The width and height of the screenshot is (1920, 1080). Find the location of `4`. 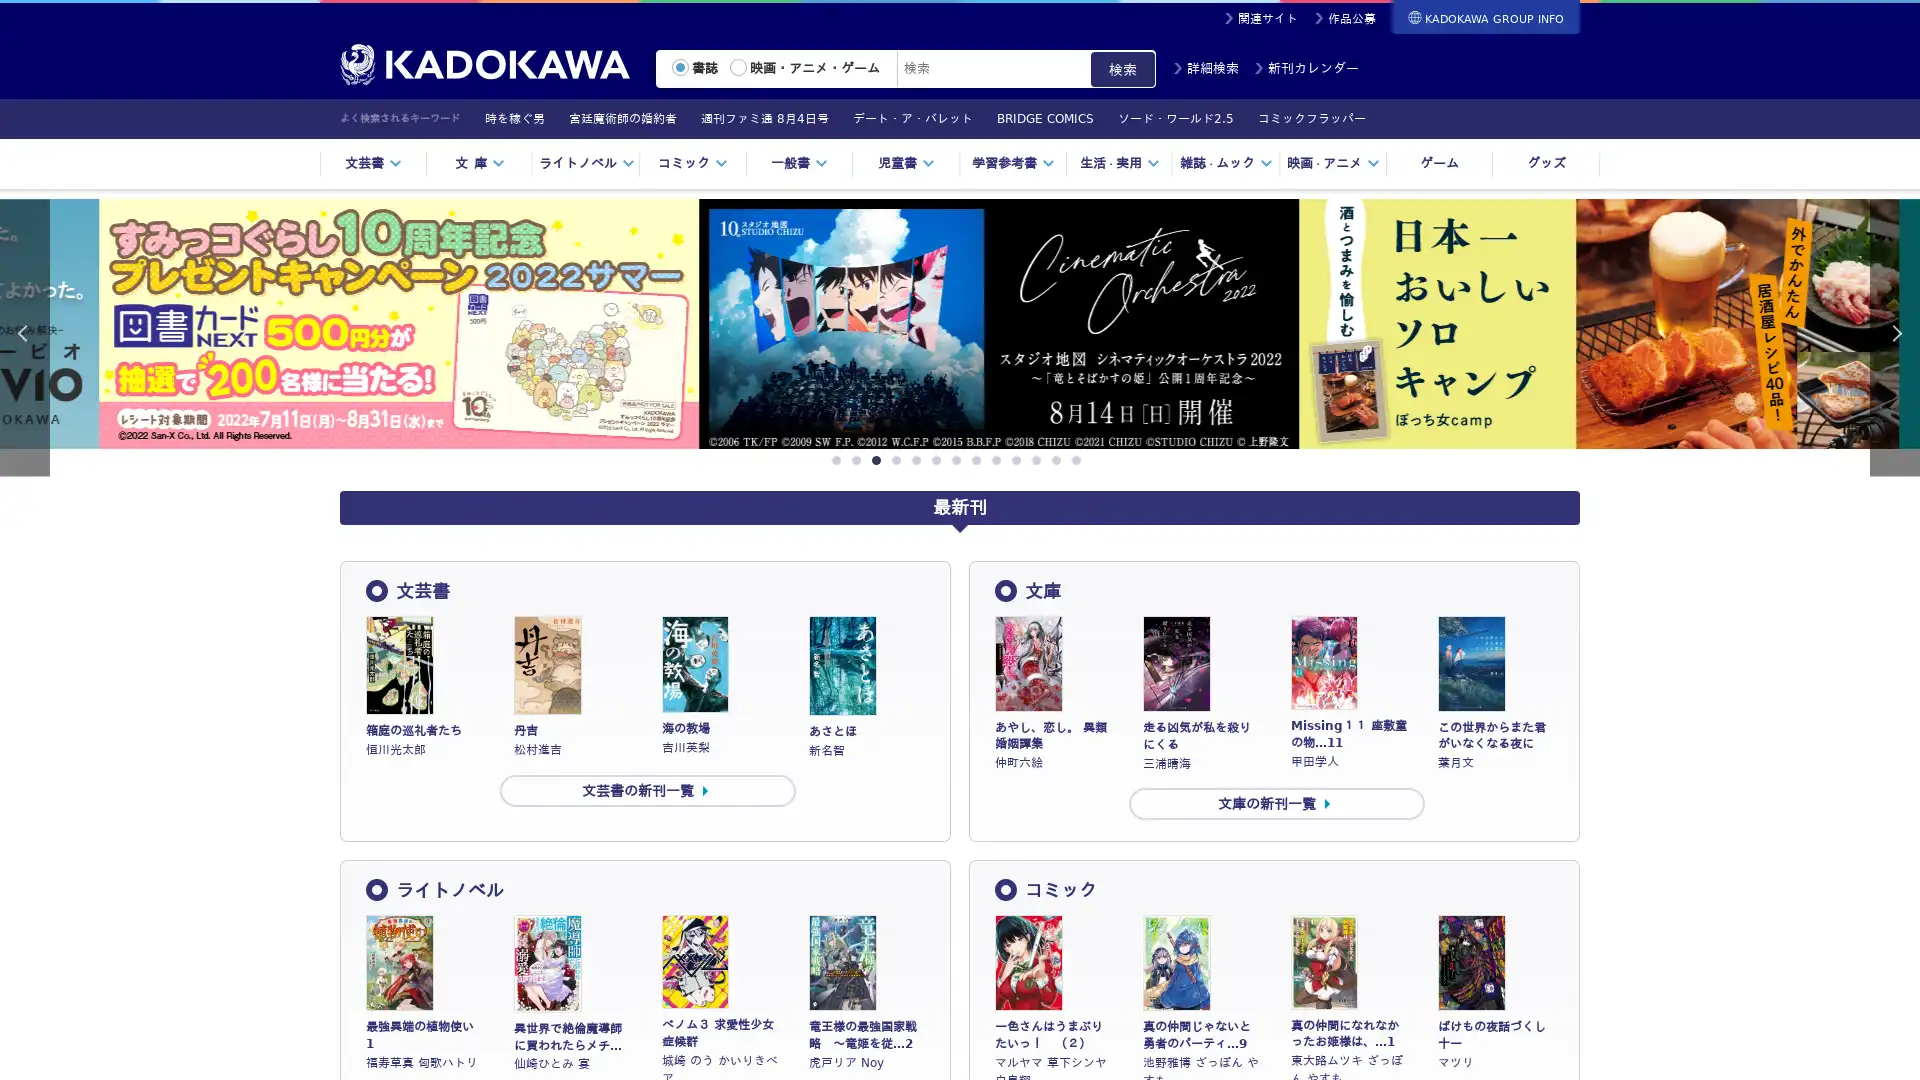

4 is located at coordinates (899, 461).